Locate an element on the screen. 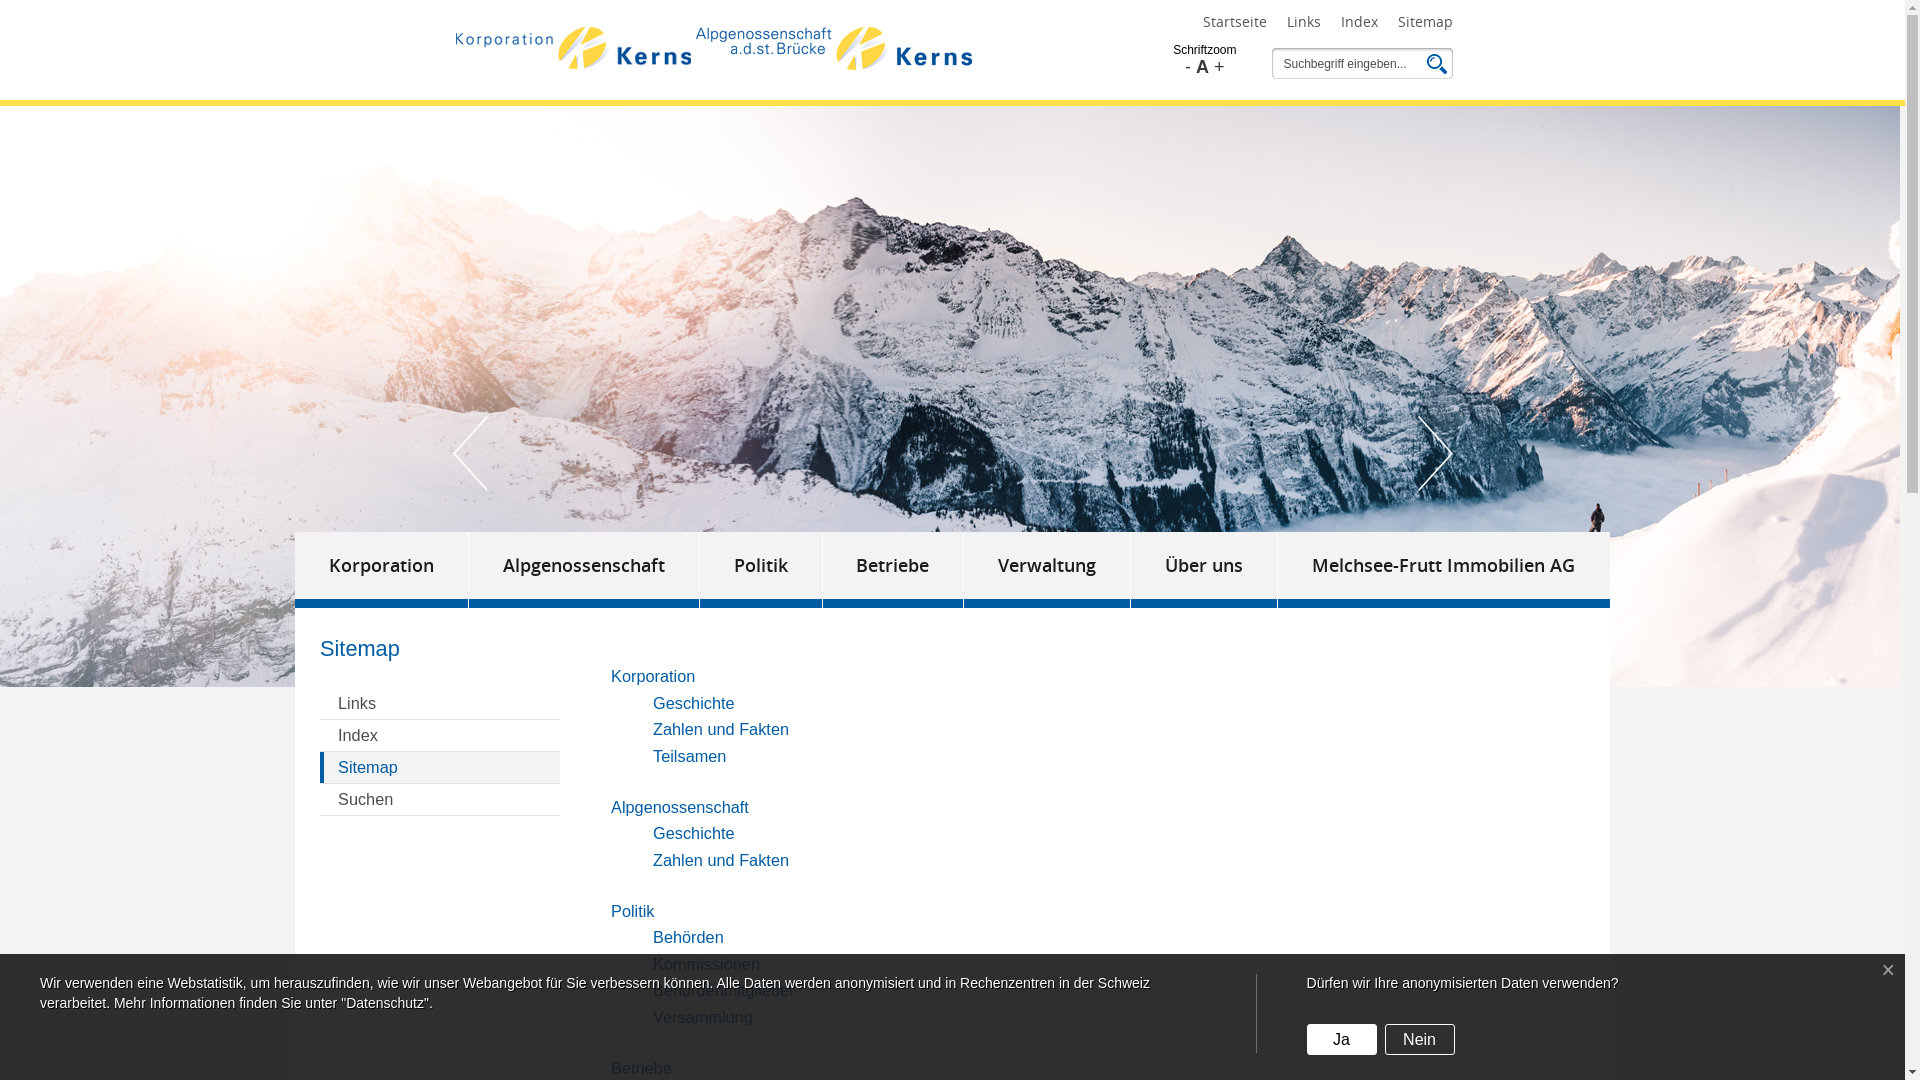  'Alpgenossenschaft' is located at coordinates (468, 570).